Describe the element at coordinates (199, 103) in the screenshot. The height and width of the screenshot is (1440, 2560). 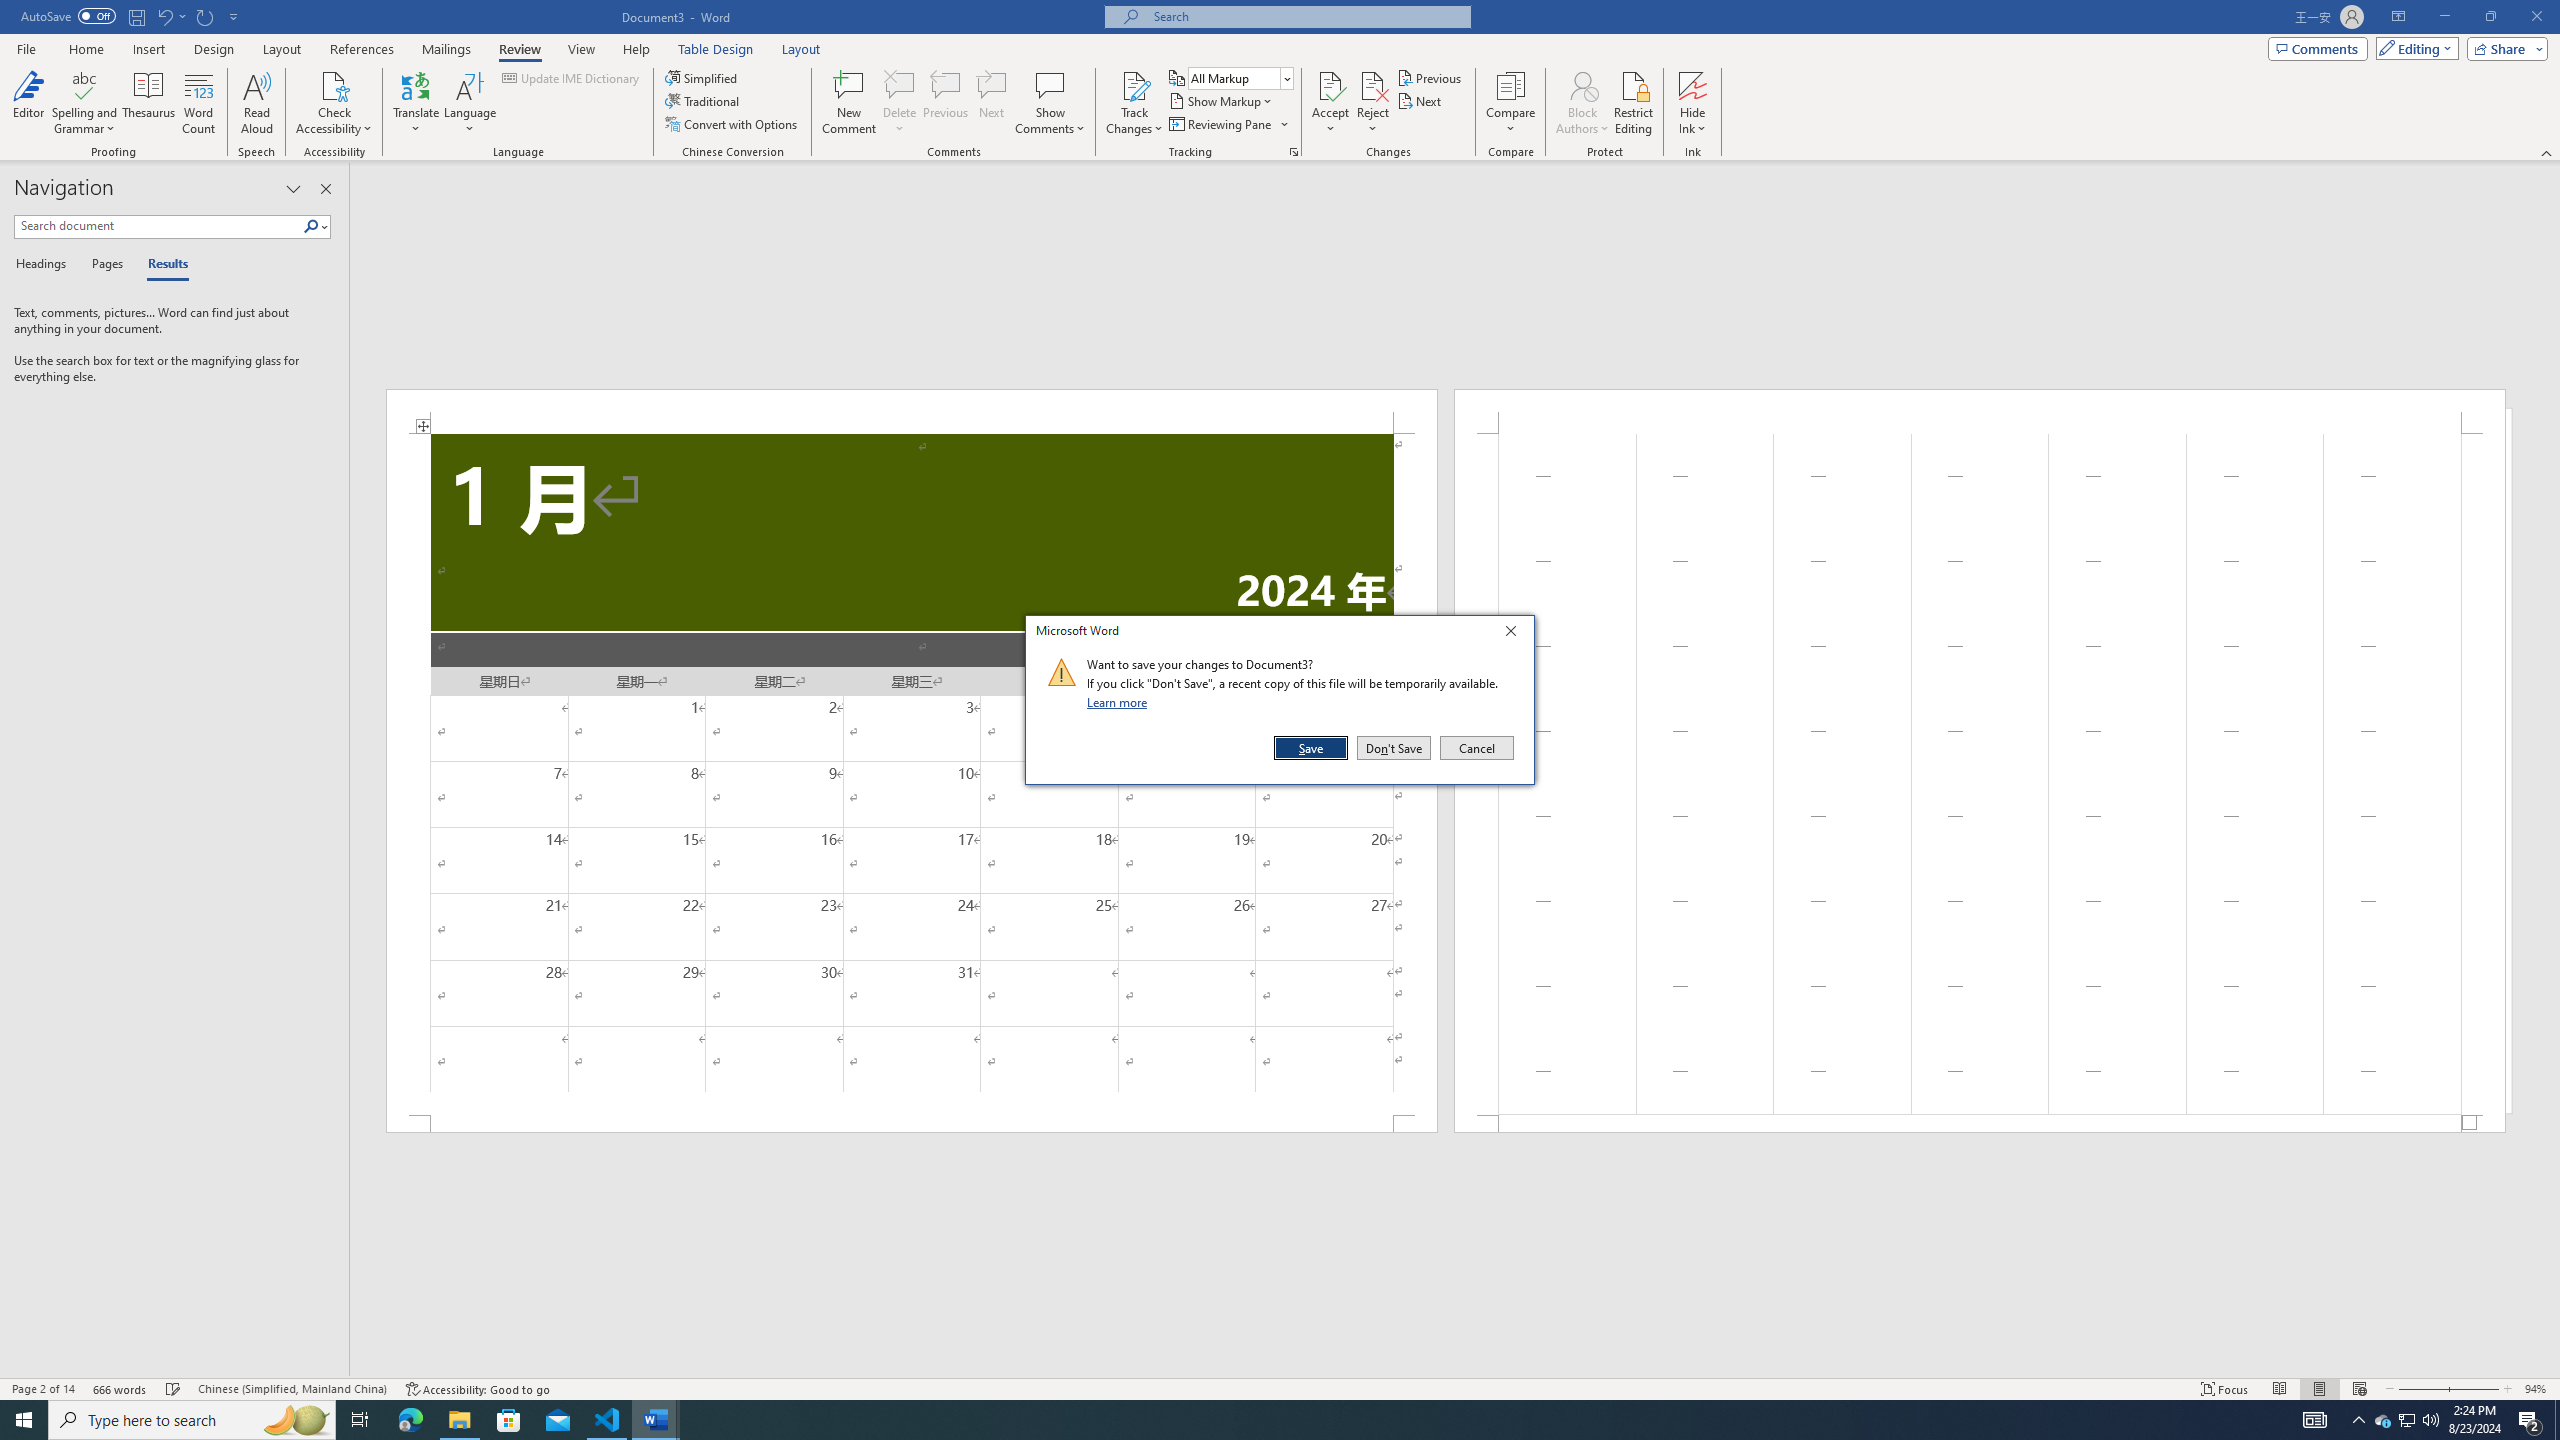
I see `'Word Count'` at that location.